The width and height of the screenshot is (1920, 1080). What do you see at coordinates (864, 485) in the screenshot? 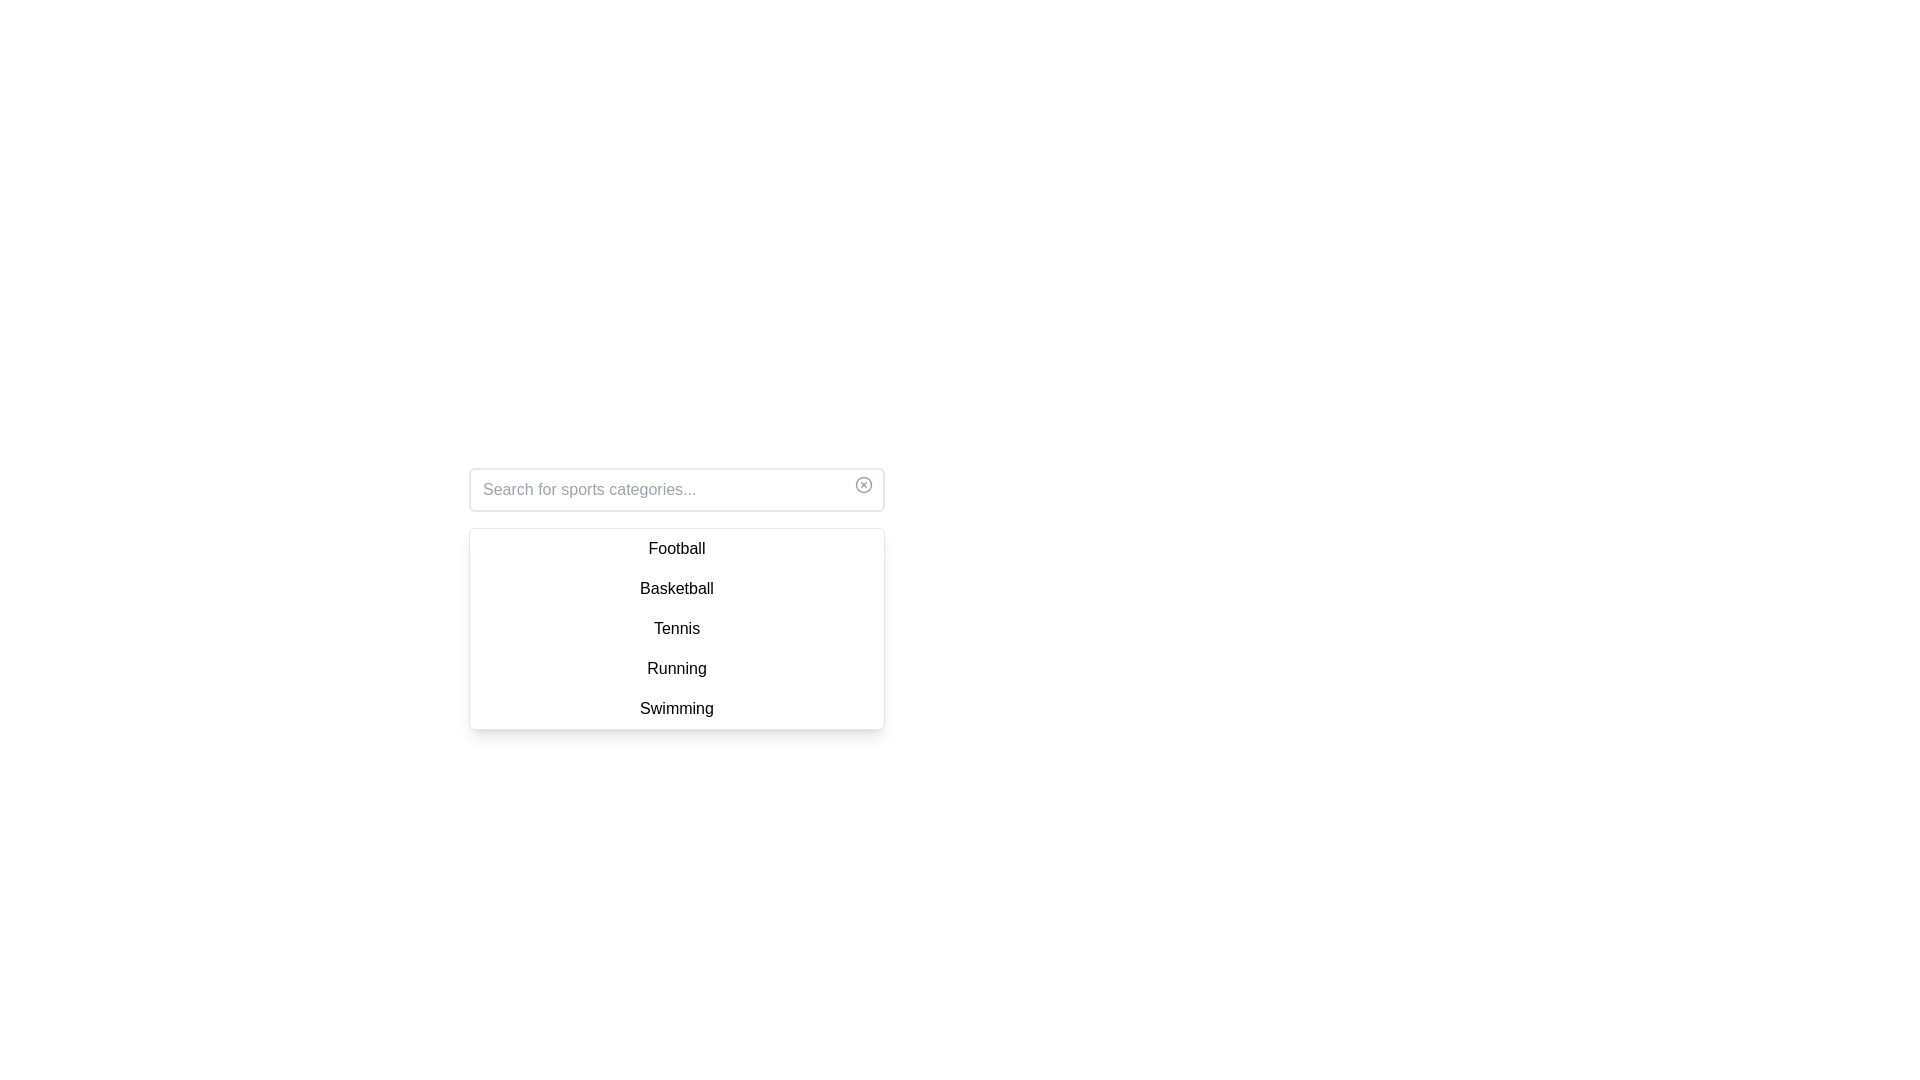
I see `the reset icon button located at the top-right corner of the search input field to clear the entered text` at bounding box center [864, 485].